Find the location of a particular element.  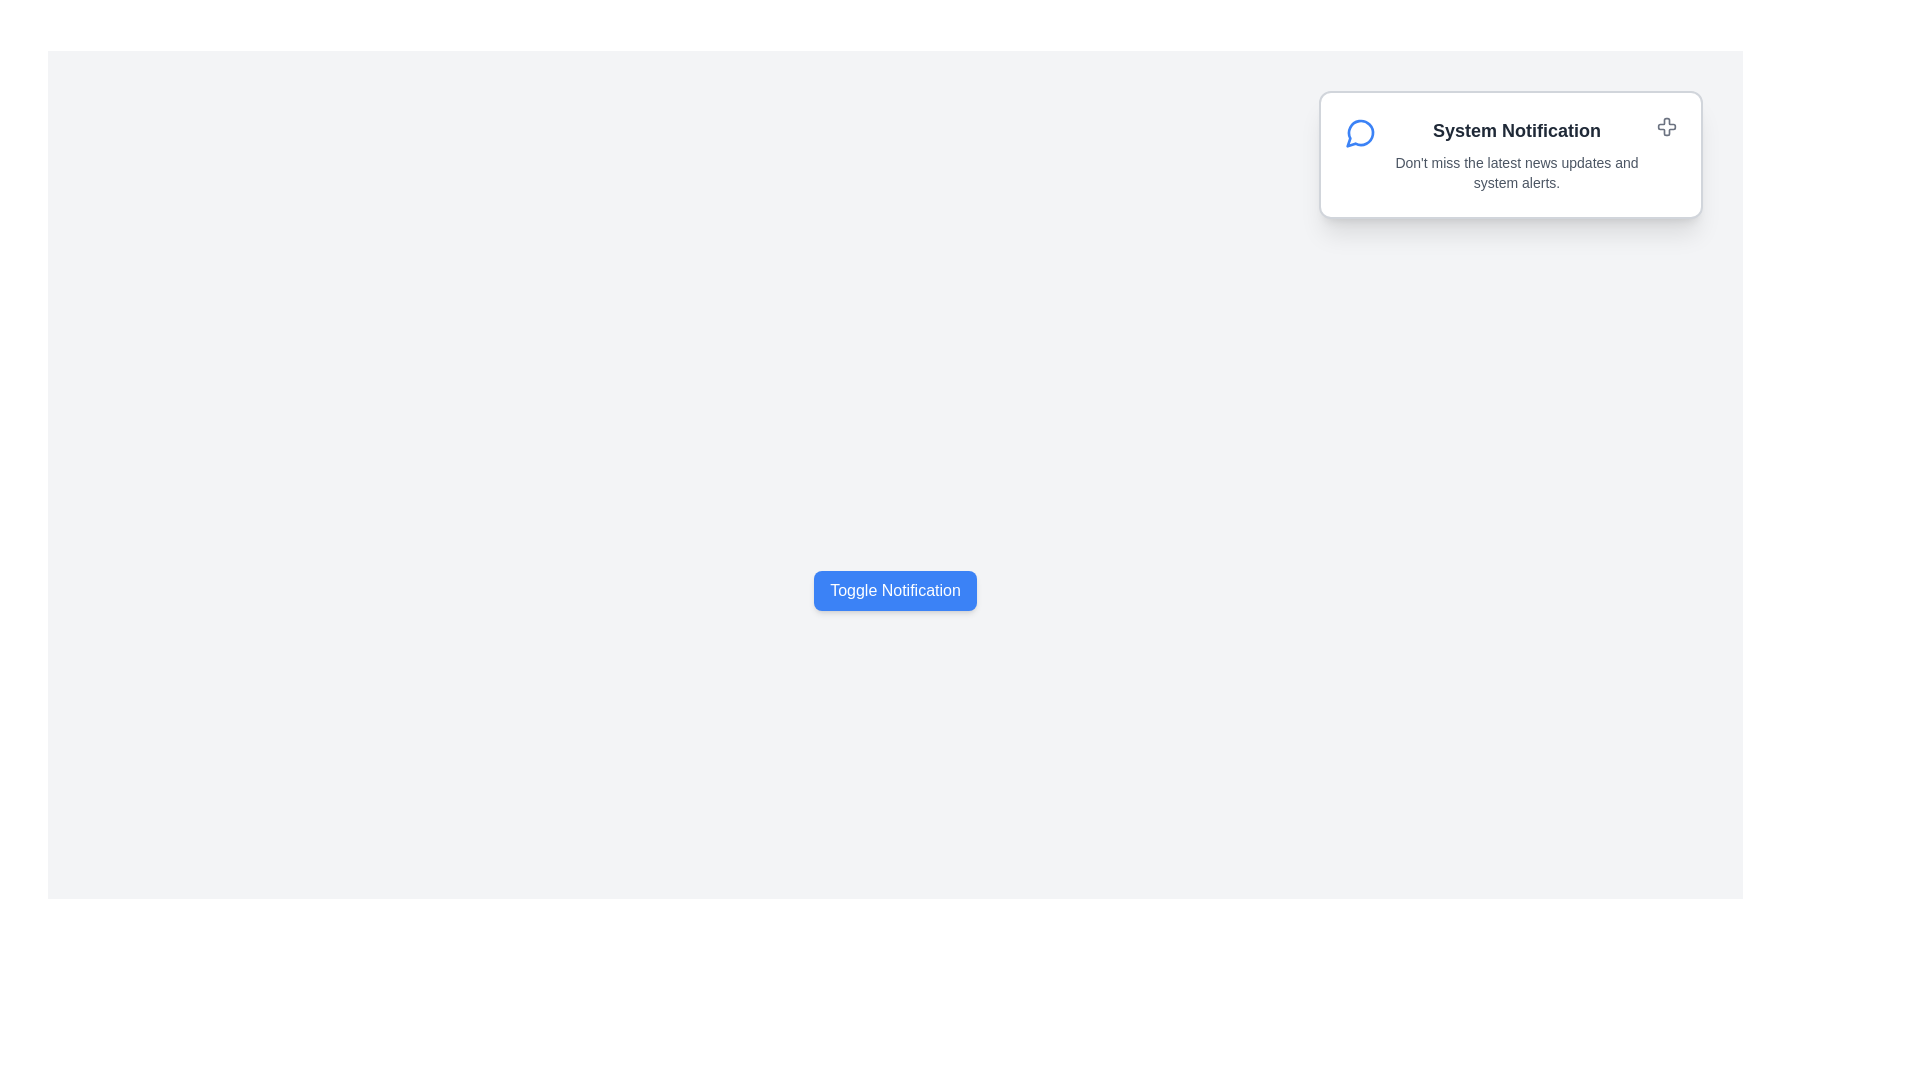

the close button located at the far right of the notification card is located at coordinates (1666, 127).